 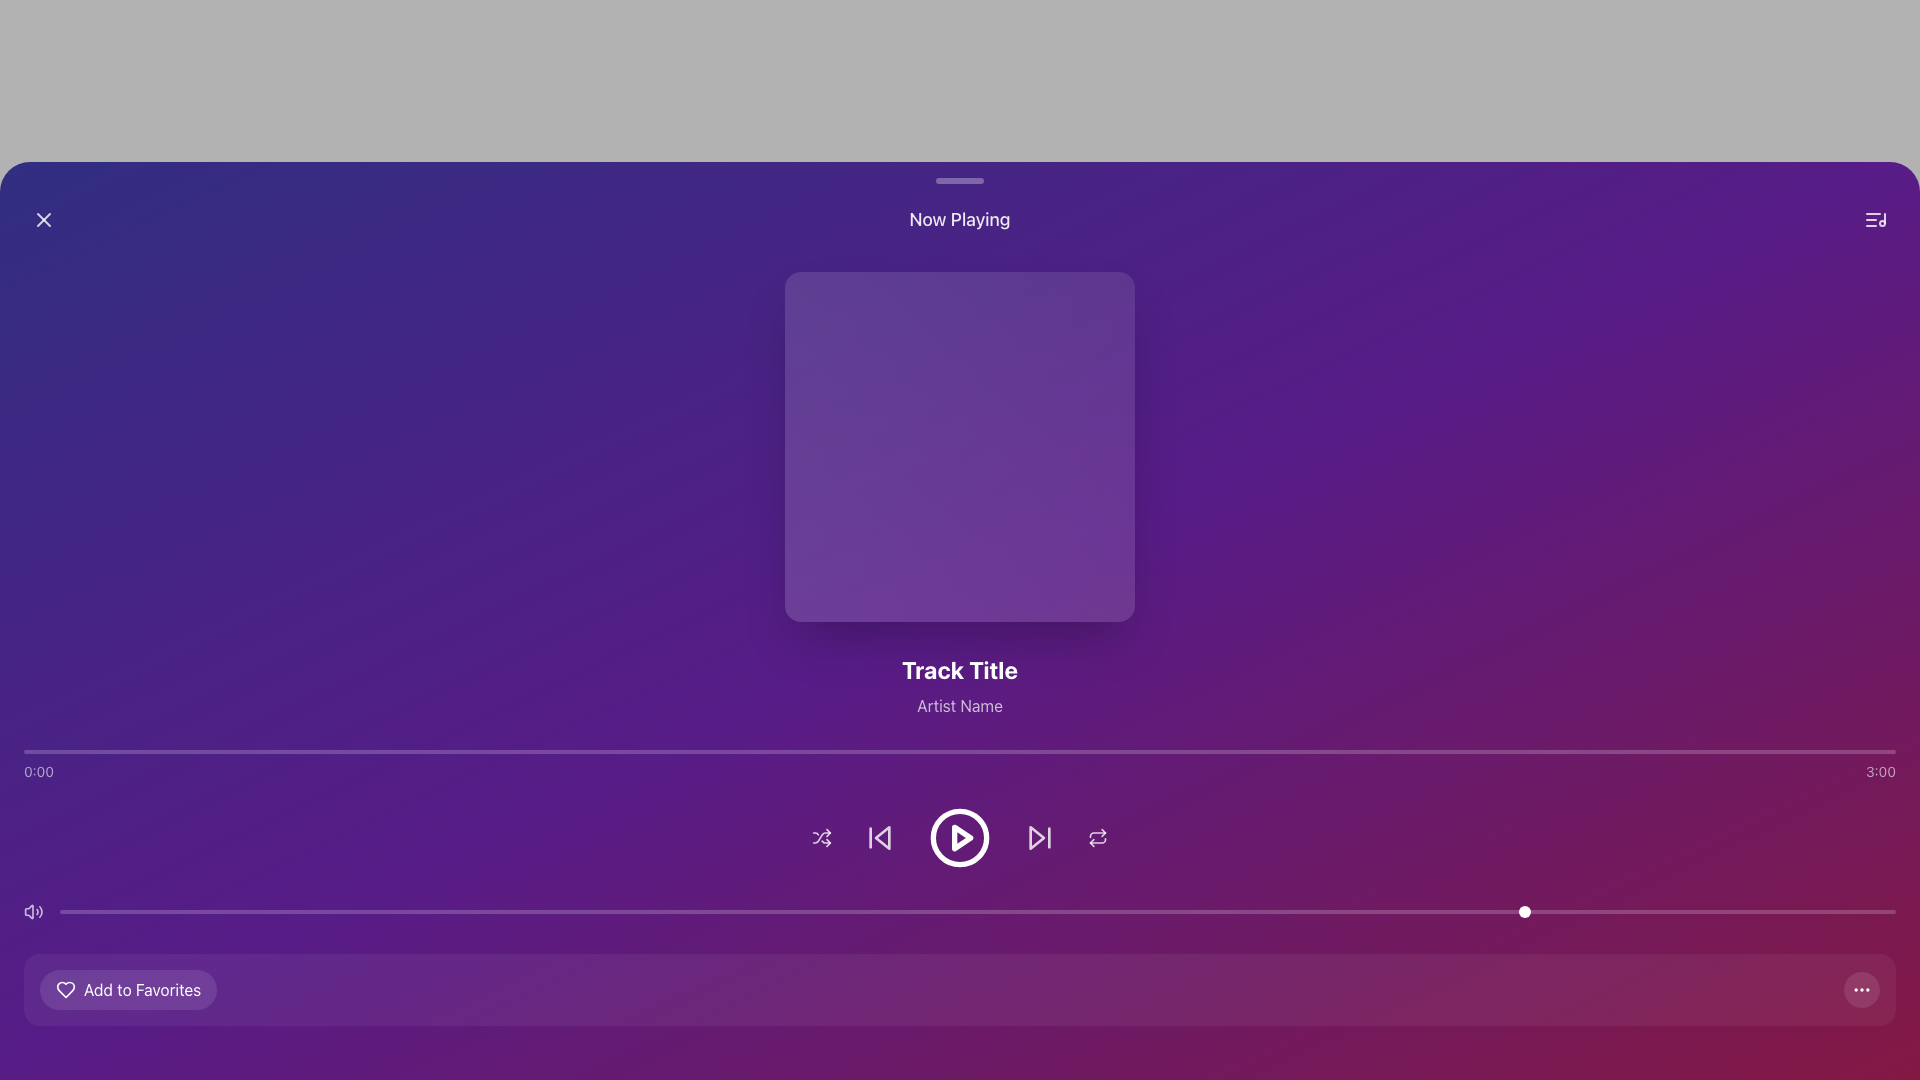 I want to click on the Static Label element displaying '3:00', which is positioned at the far right of a horizontal bar, so click(x=1880, y=770).